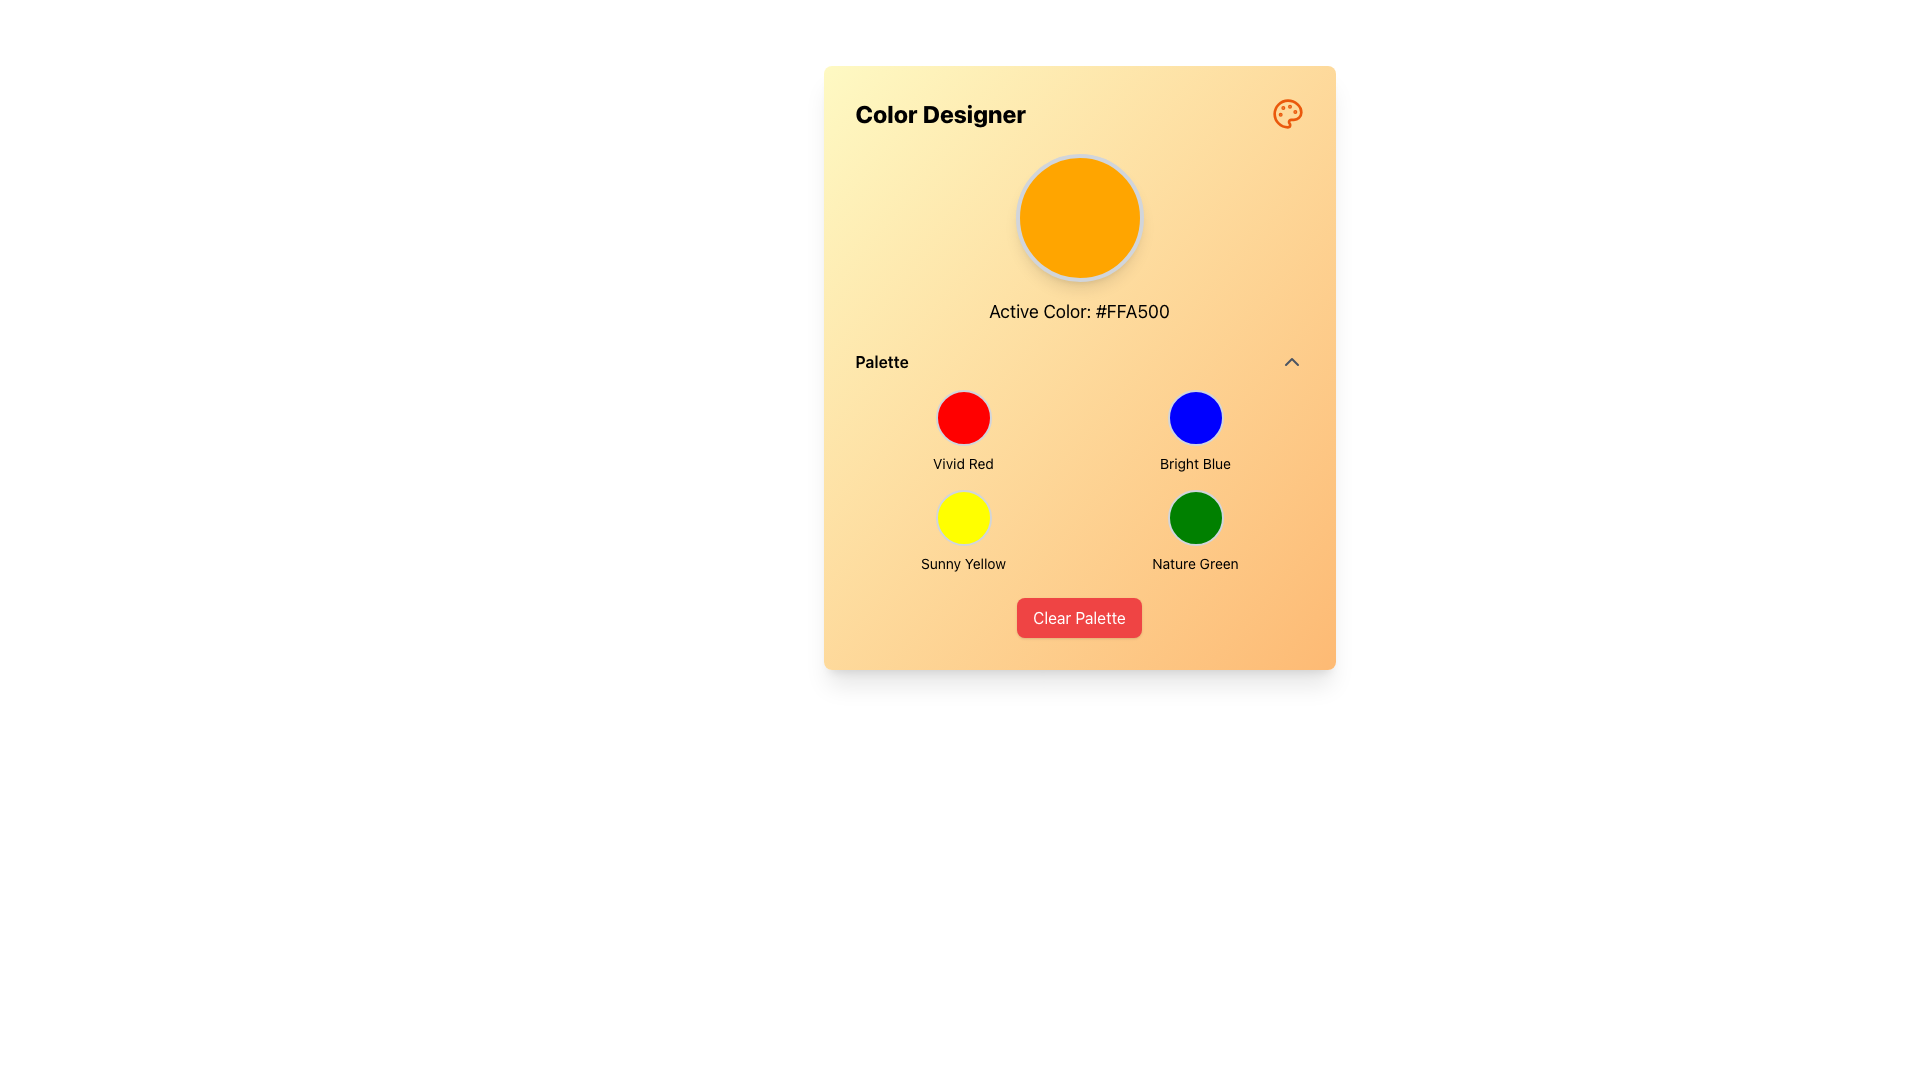  What do you see at coordinates (963, 563) in the screenshot?
I see `text label 'Sunny Yellow' which is styled in black text and located below the yellow circular color swatch in the palette selector UI` at bounding box center [963, 563].